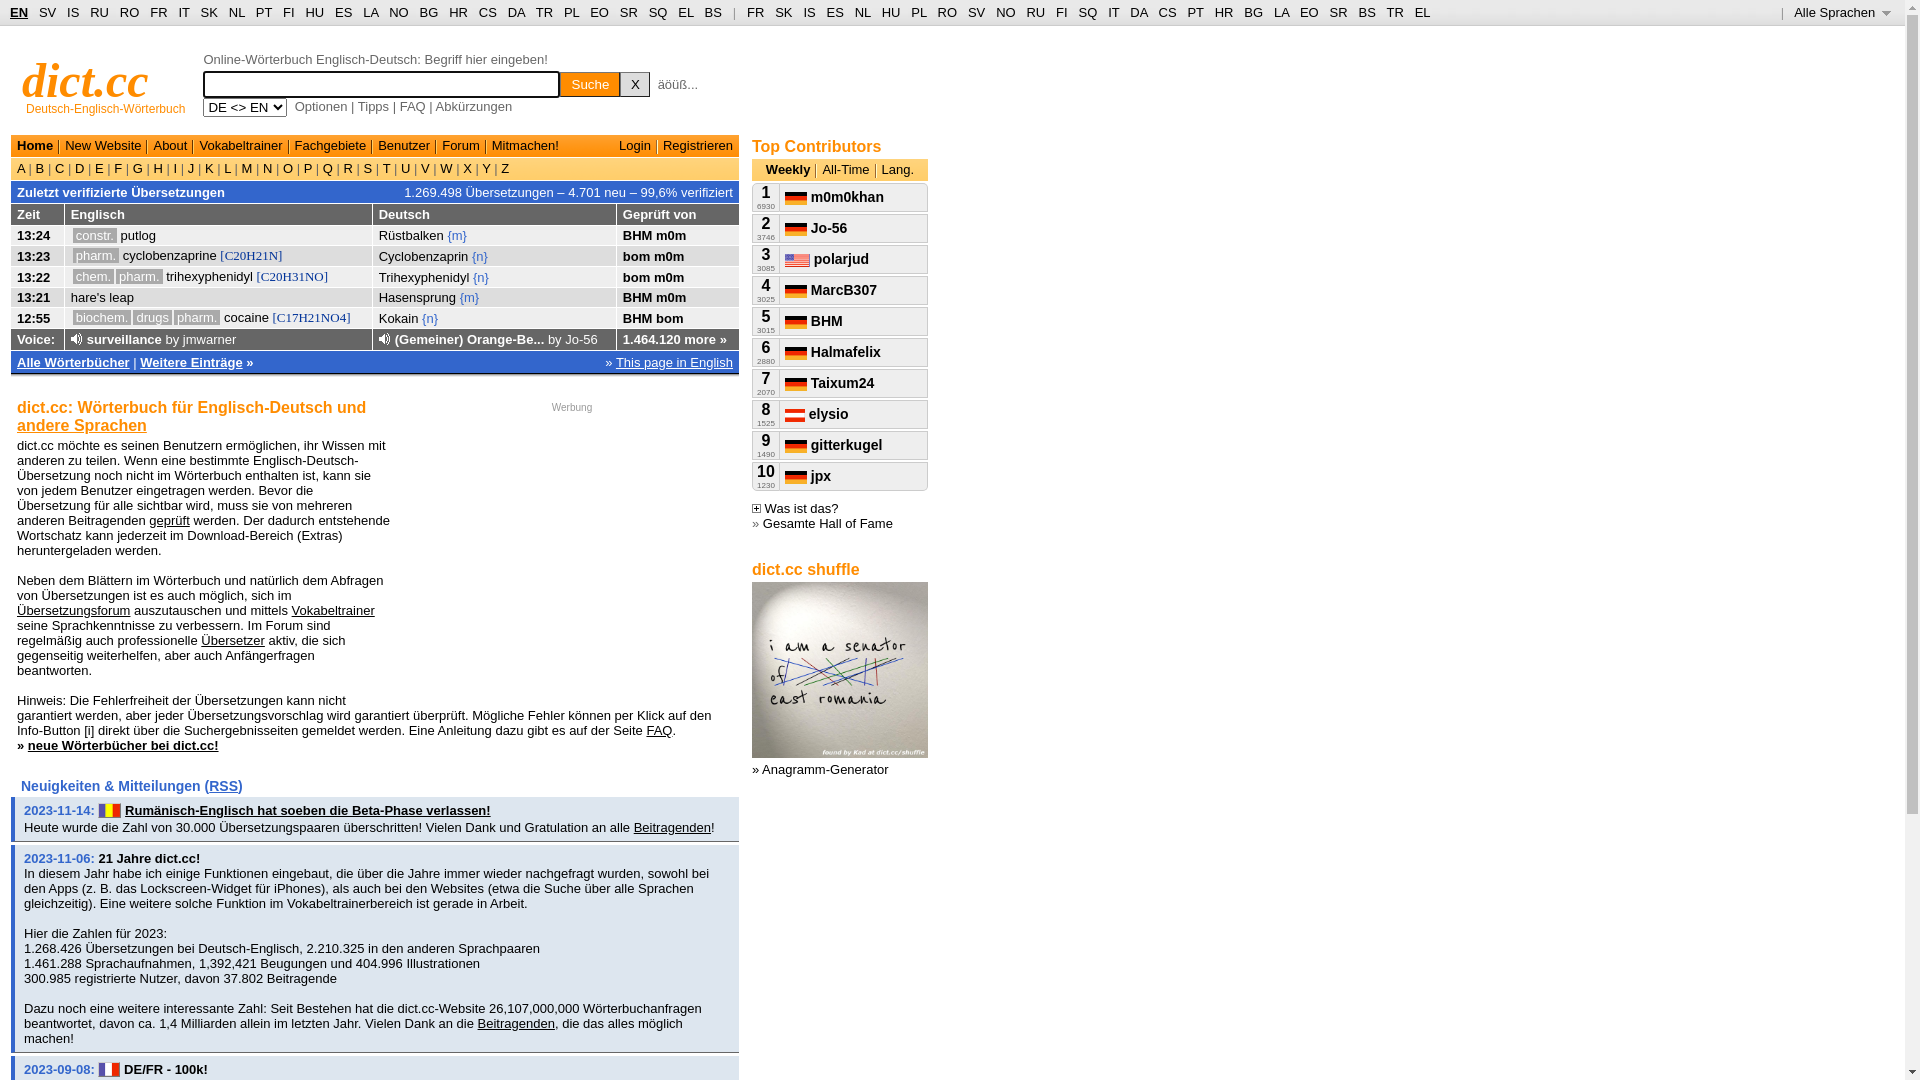 This screenshot has height=1080, width=1920. What do you see at coordinates (227, 167) in the screenshot?
I see `'L'` at bounding box center [227, 167].